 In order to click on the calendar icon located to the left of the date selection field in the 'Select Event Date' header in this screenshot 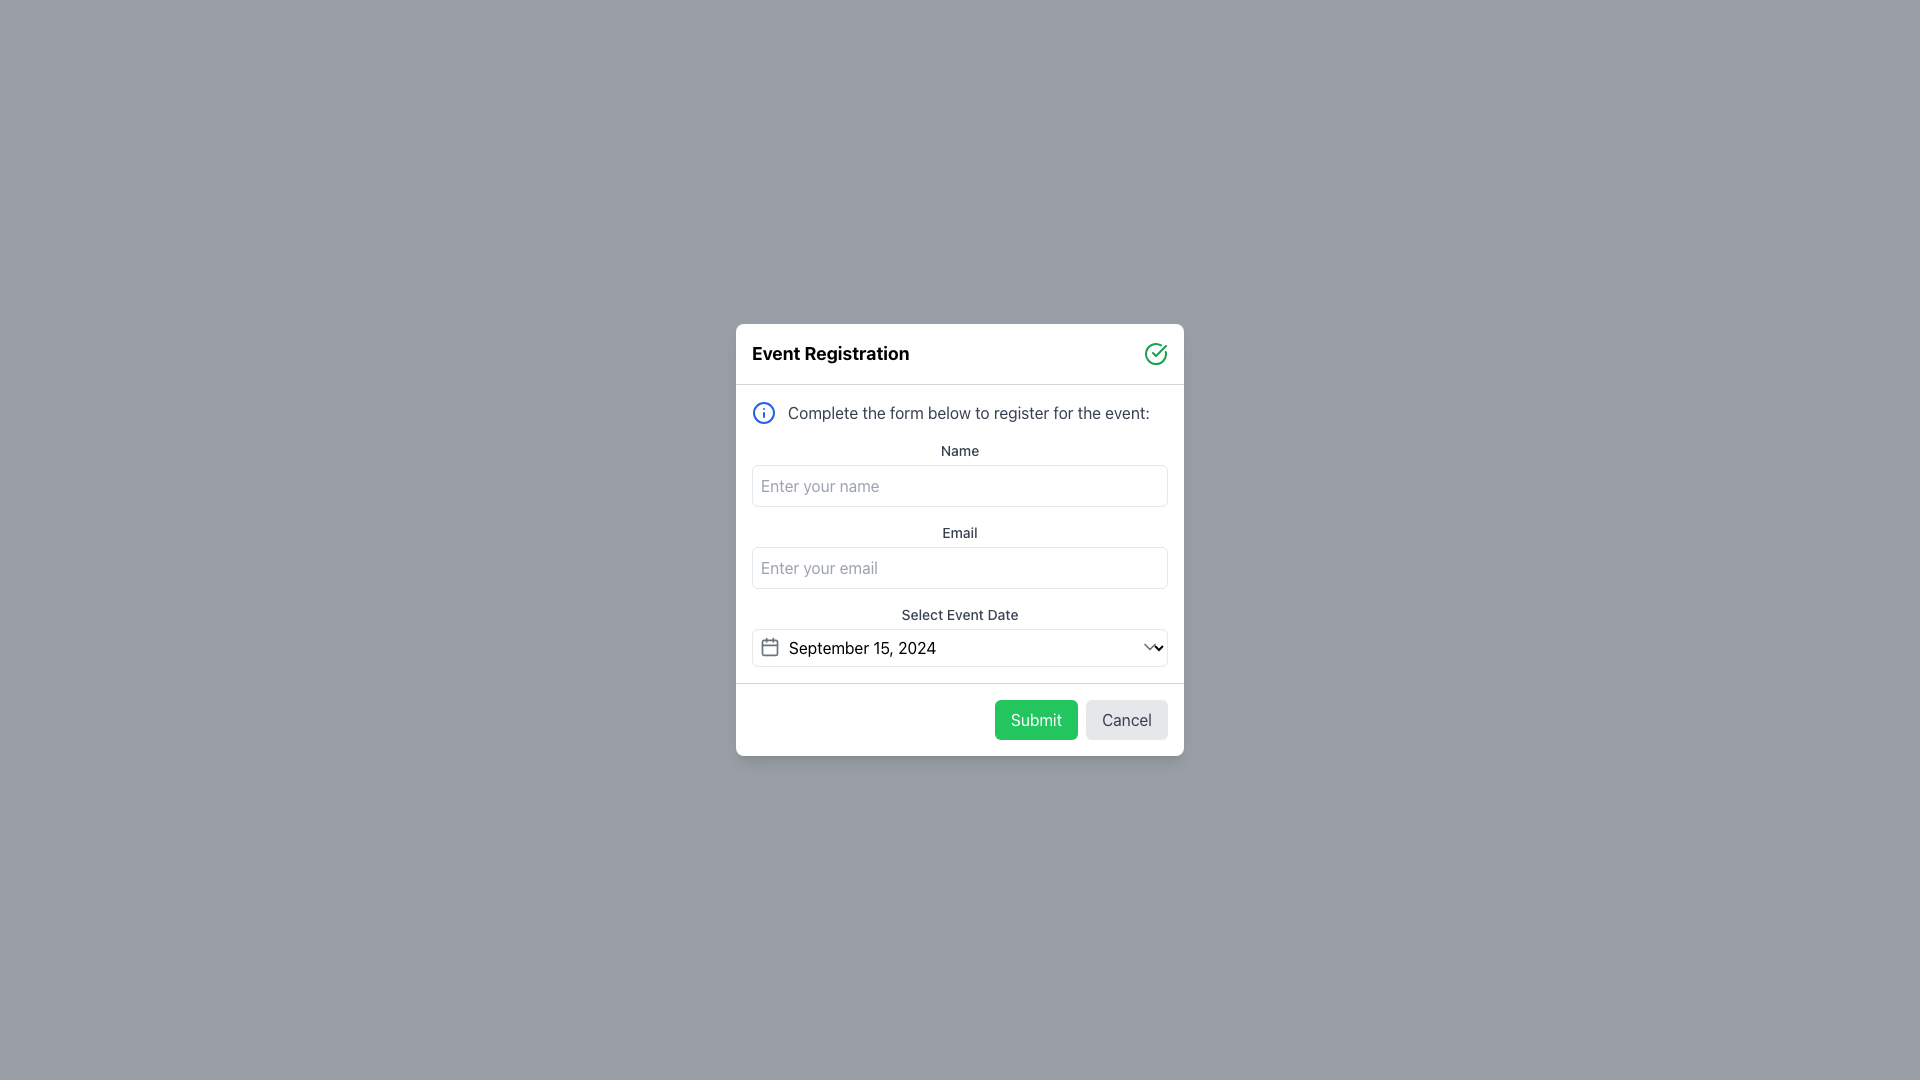, I will do `click(768, 647)`.